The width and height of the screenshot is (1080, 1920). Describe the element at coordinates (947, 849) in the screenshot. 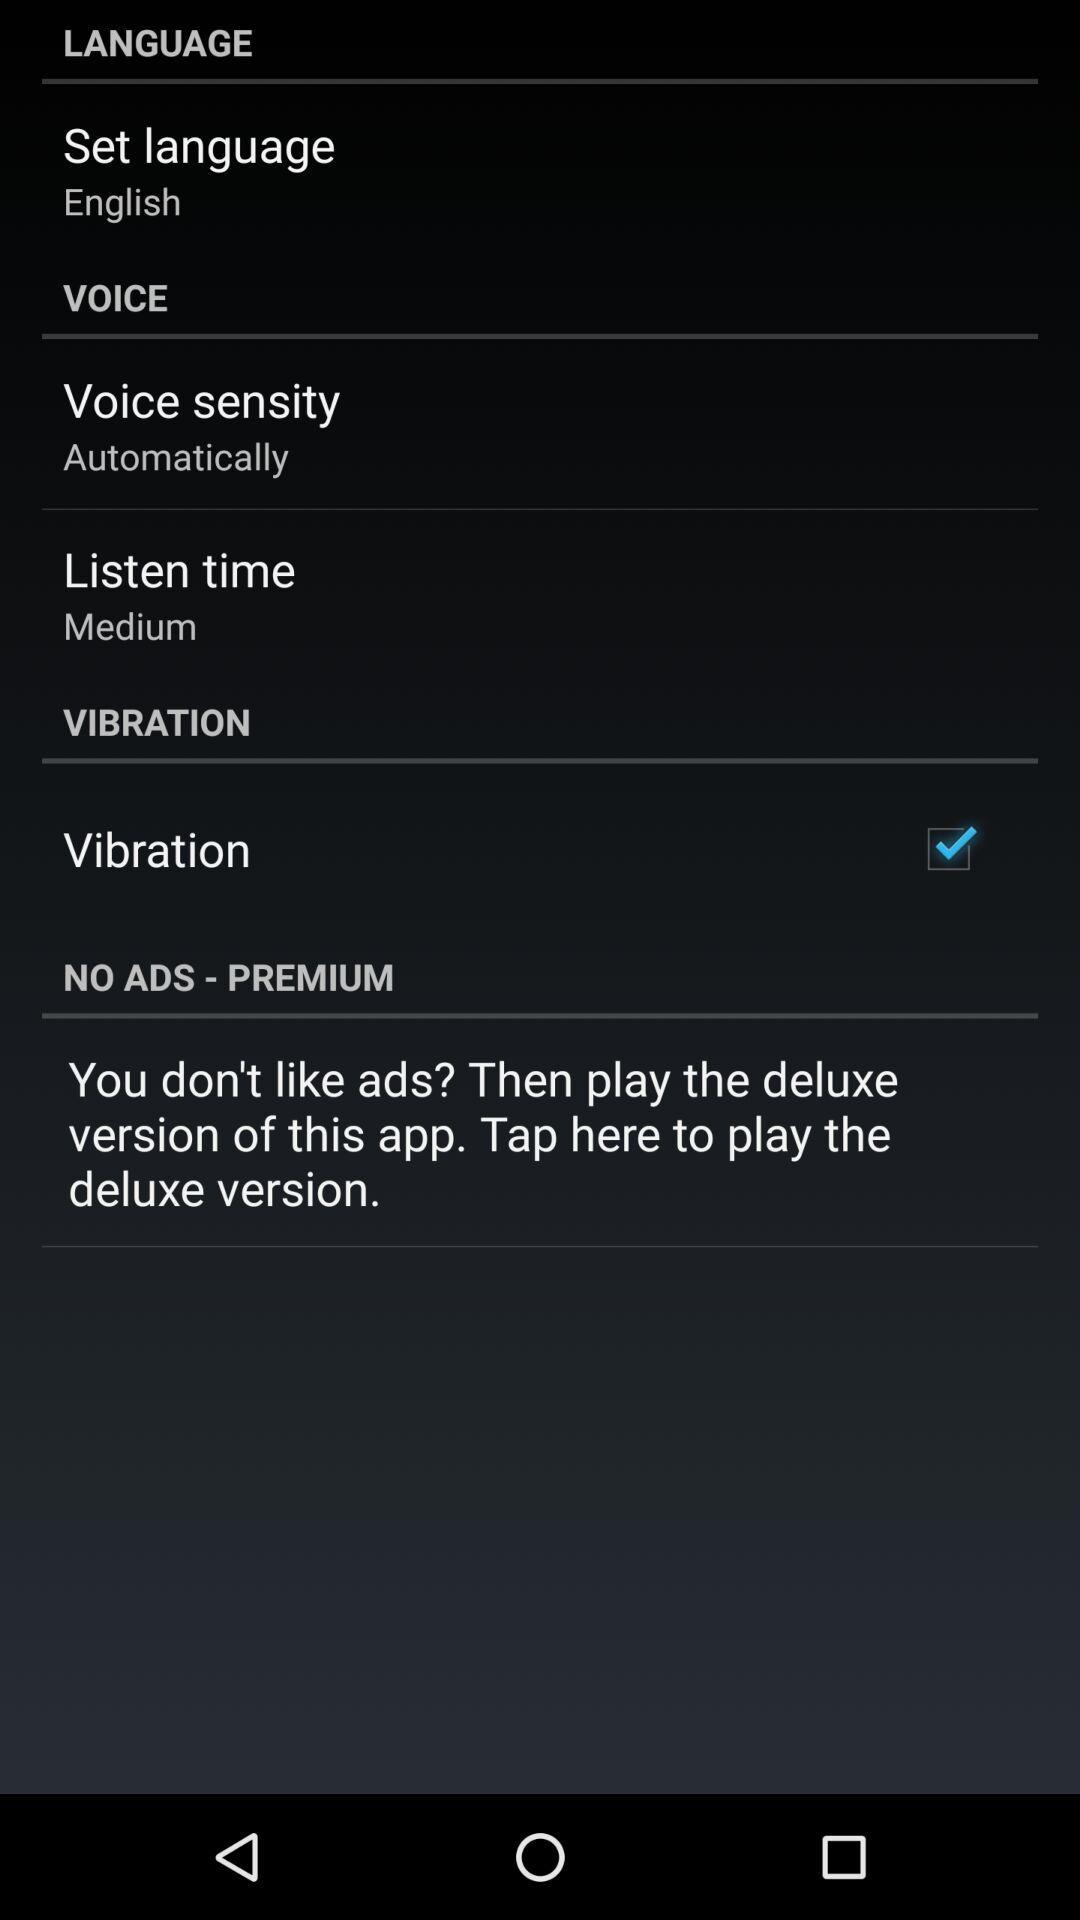

I see `item to the right of the vibration icon` at that location.